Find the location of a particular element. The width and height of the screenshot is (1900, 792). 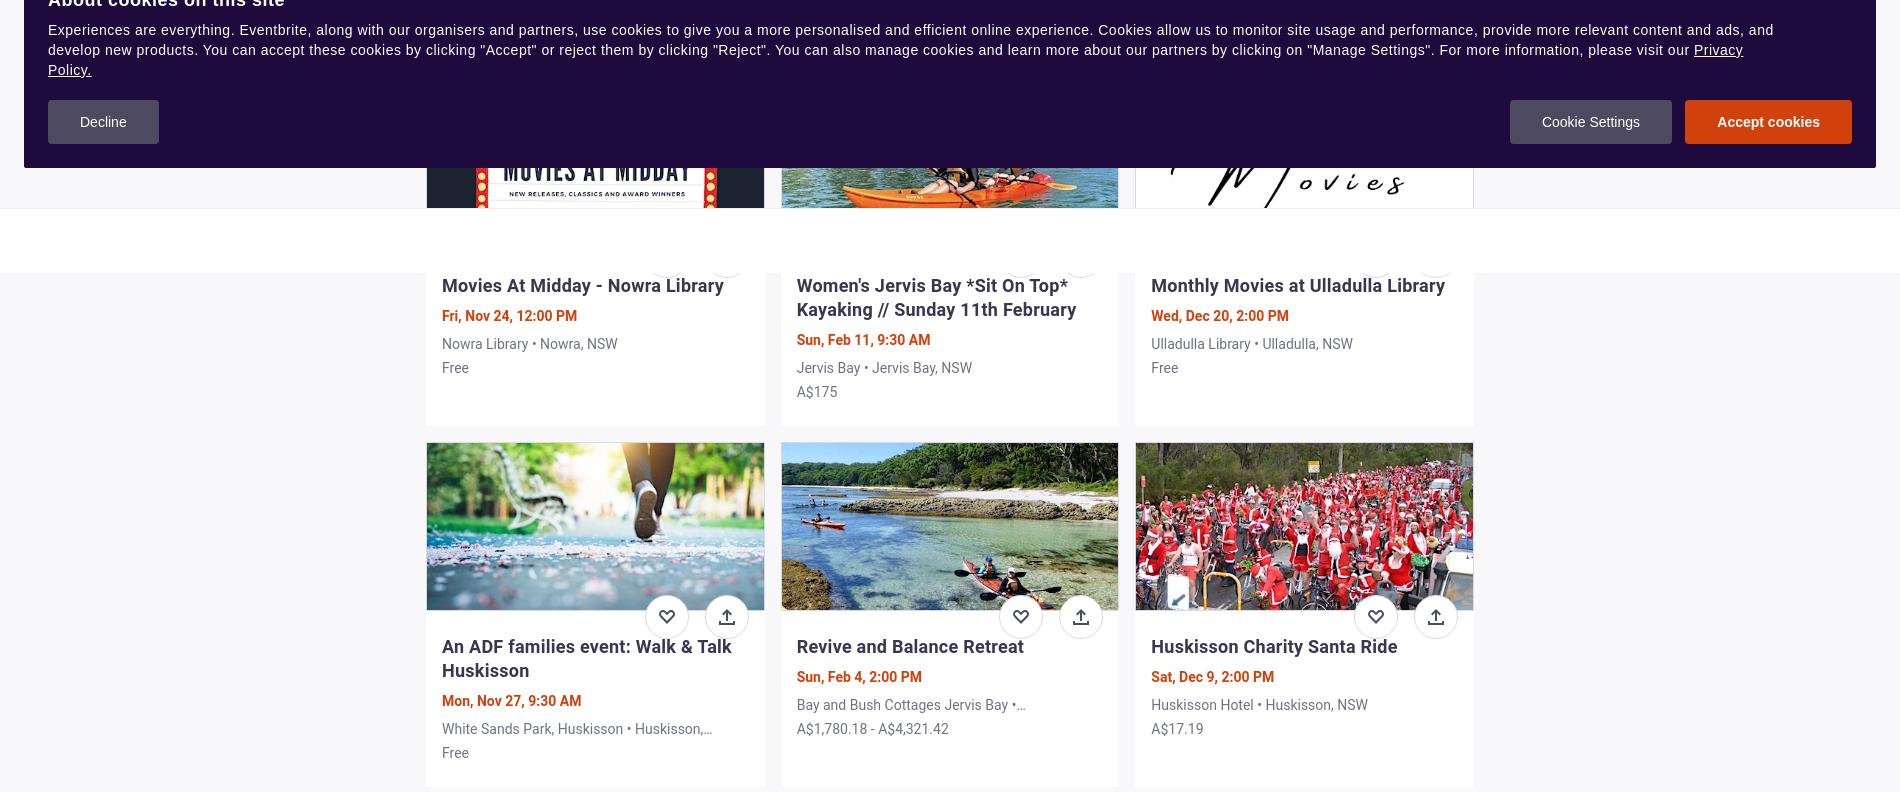

'Nowra Library • Nowra, NSW' is located at coordinates (529, 342).